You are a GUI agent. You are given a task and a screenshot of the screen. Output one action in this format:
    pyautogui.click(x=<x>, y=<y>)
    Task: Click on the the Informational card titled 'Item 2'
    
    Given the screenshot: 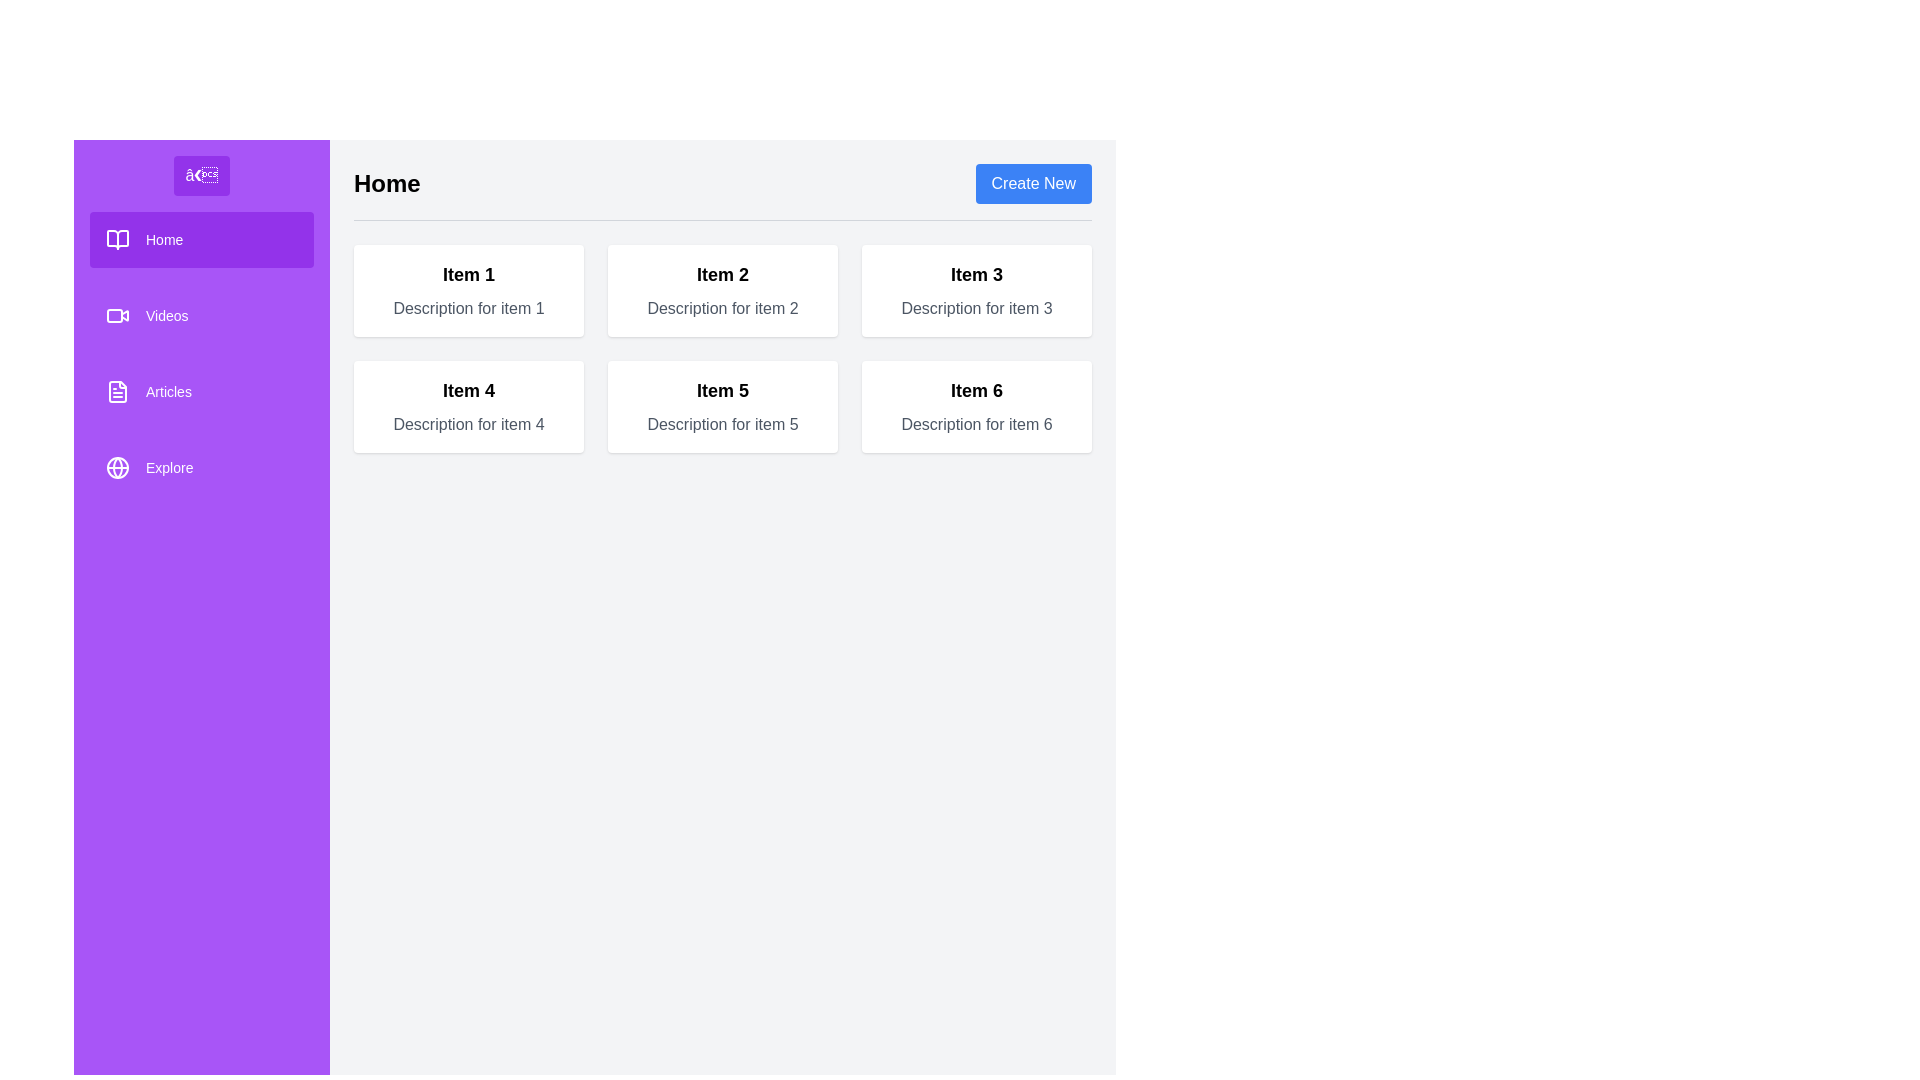 What is the action you would take?
    pyautogui.click(x=722, y=290)
    